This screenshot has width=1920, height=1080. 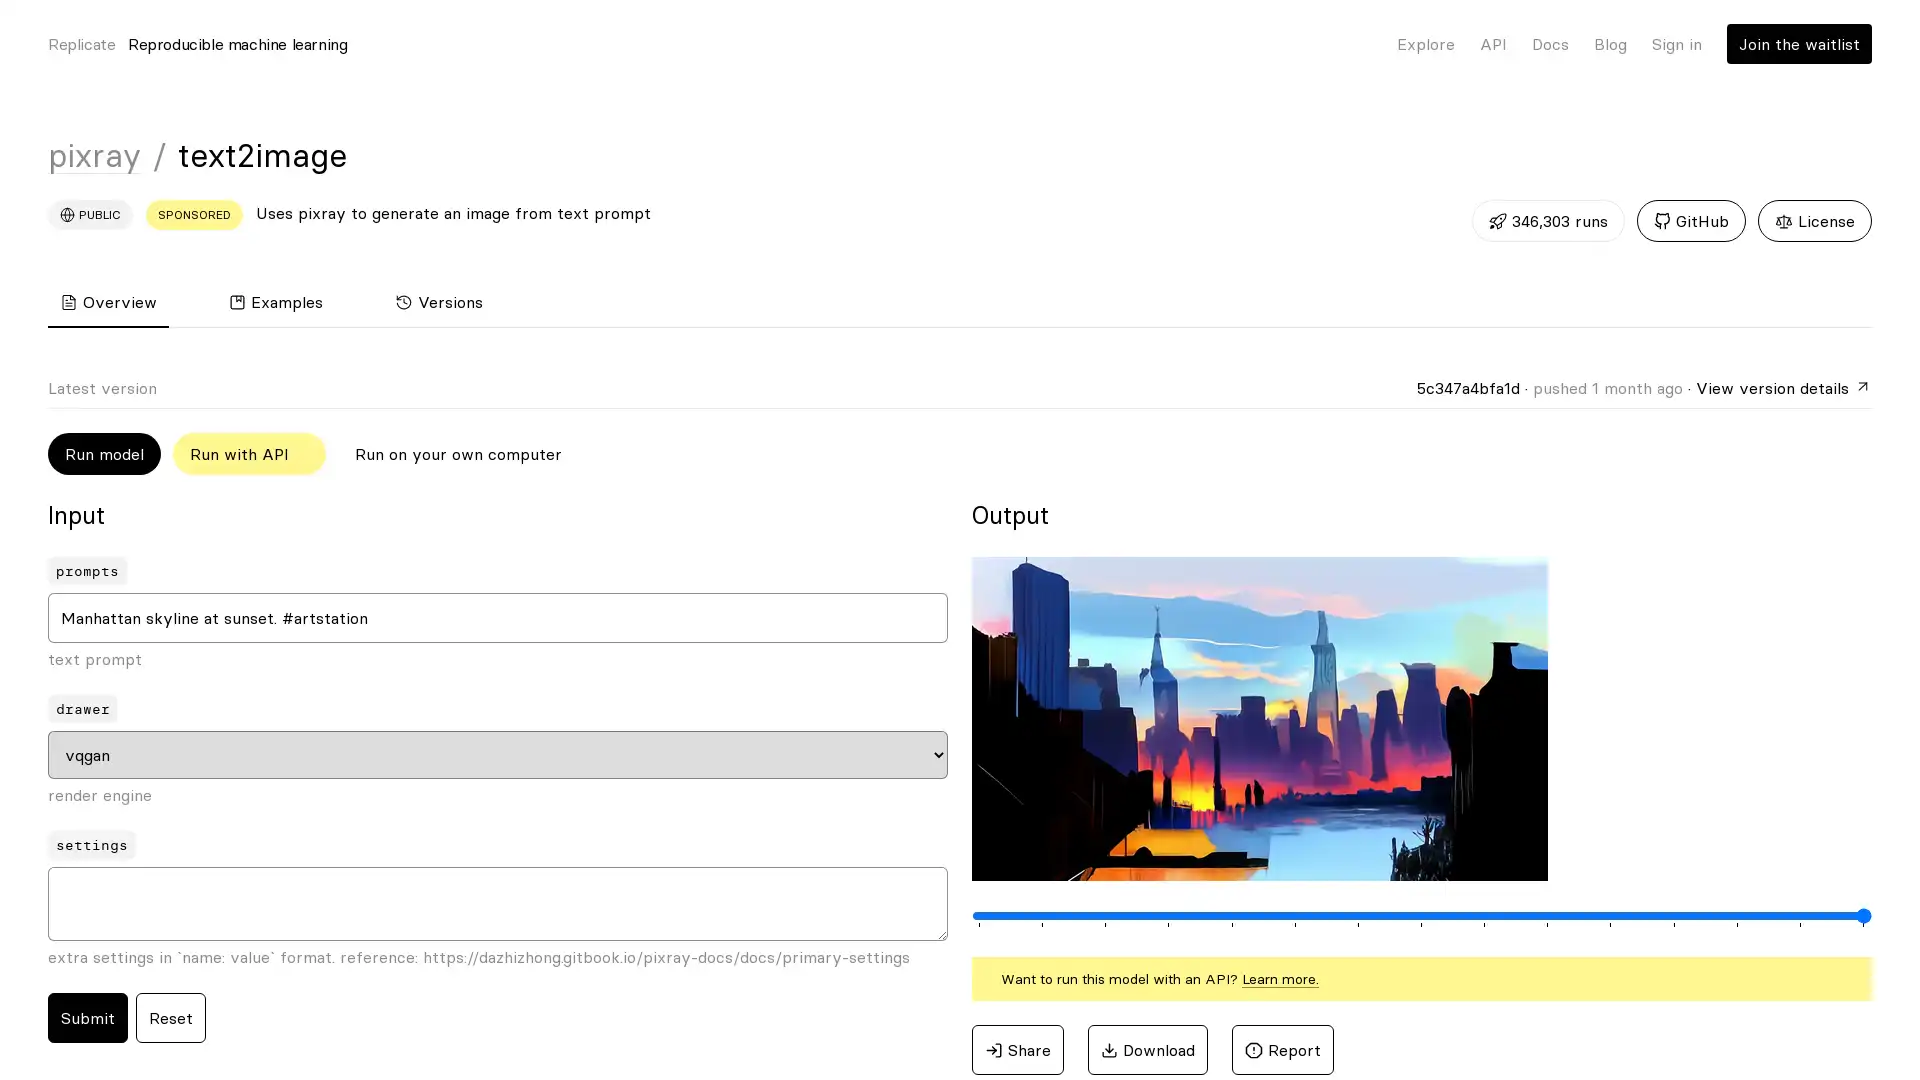 What do you see at coordinates (86, 1018) in the screenshot?
I see `Submit` at bounding box center [86, 1018].